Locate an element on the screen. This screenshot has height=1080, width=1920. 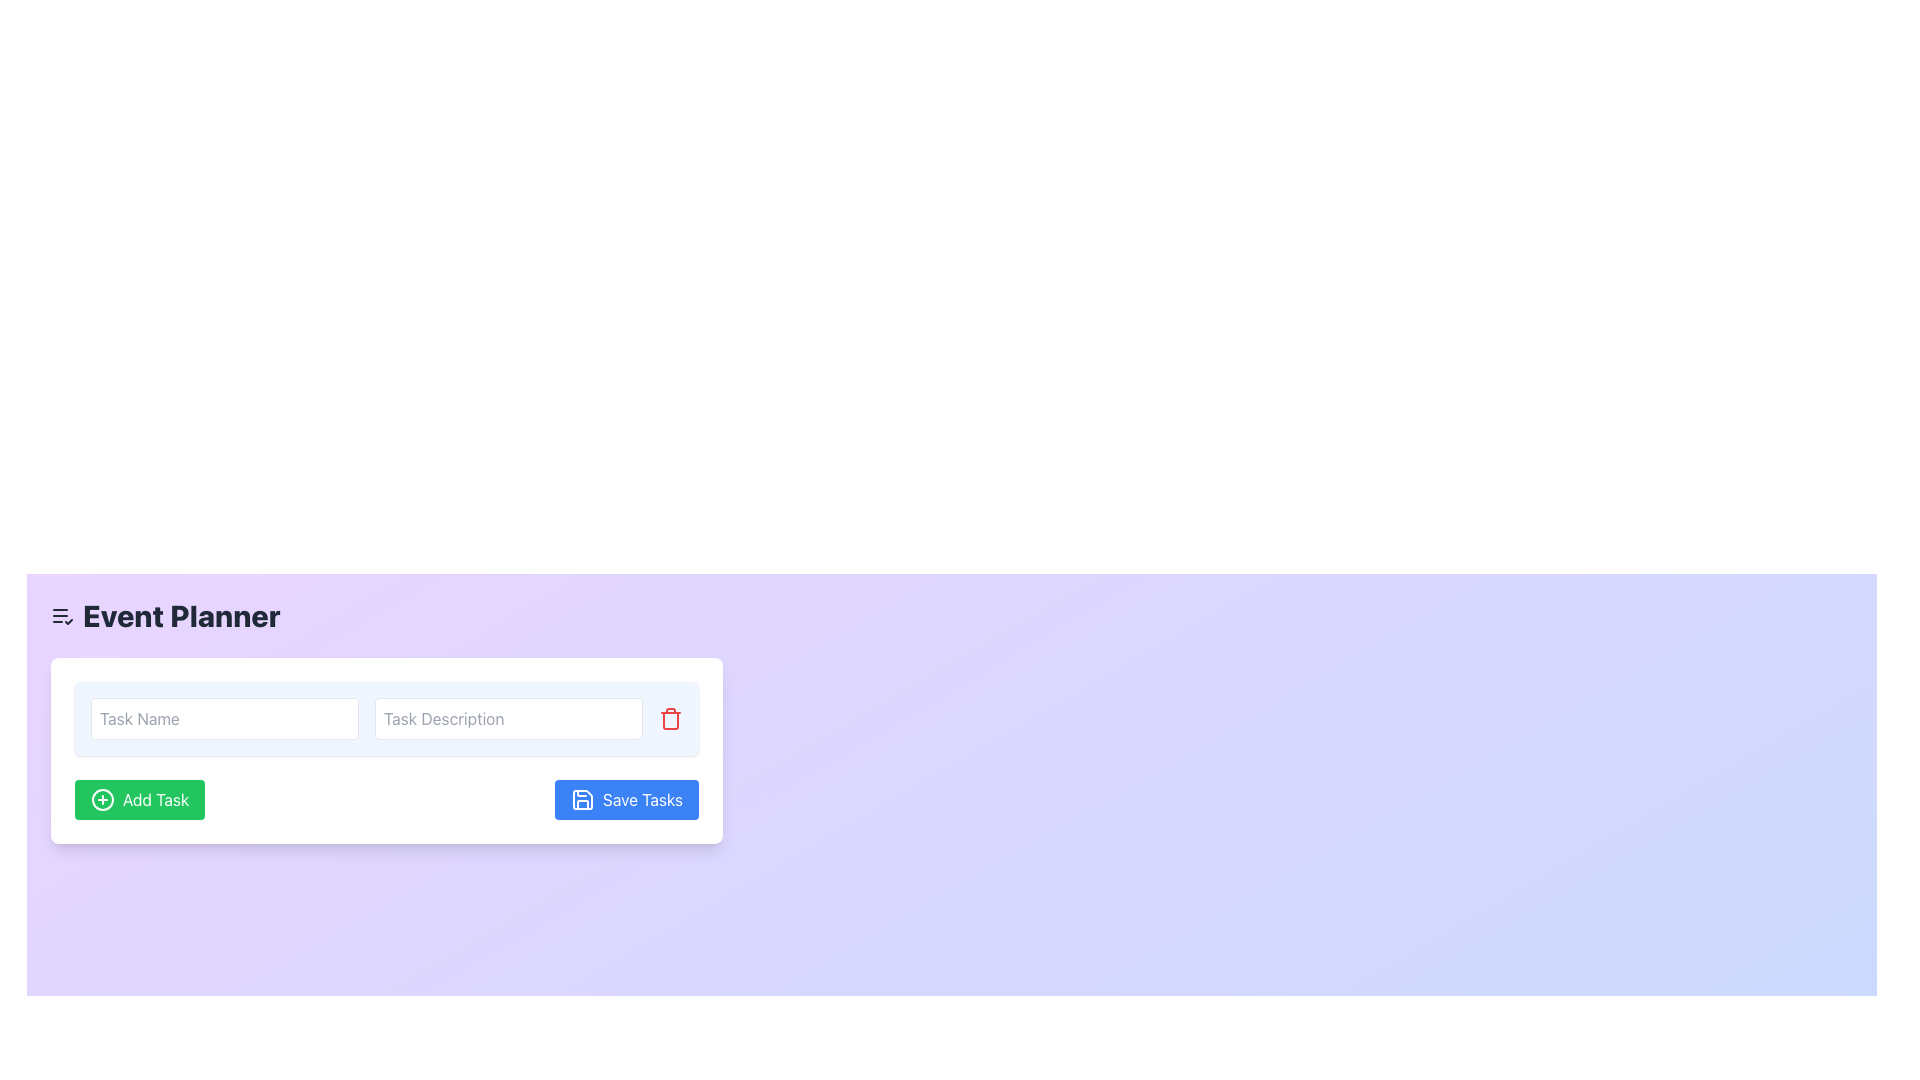
the Save icon located on the left within the blue Save Tasks button in the bottom-right area of the task management interface is located at coordinates (581, 798).